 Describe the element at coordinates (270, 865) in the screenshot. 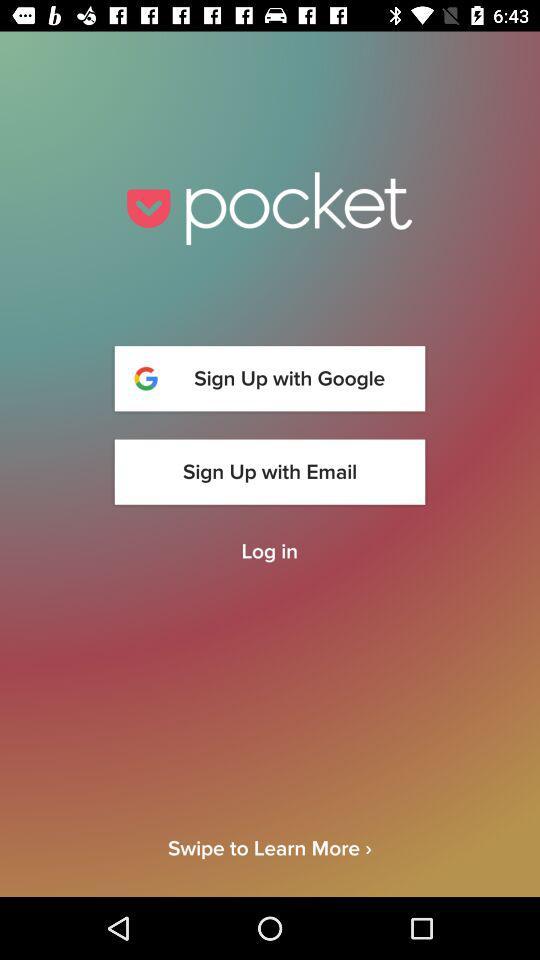

I see `the icon below log in icon` at that location.